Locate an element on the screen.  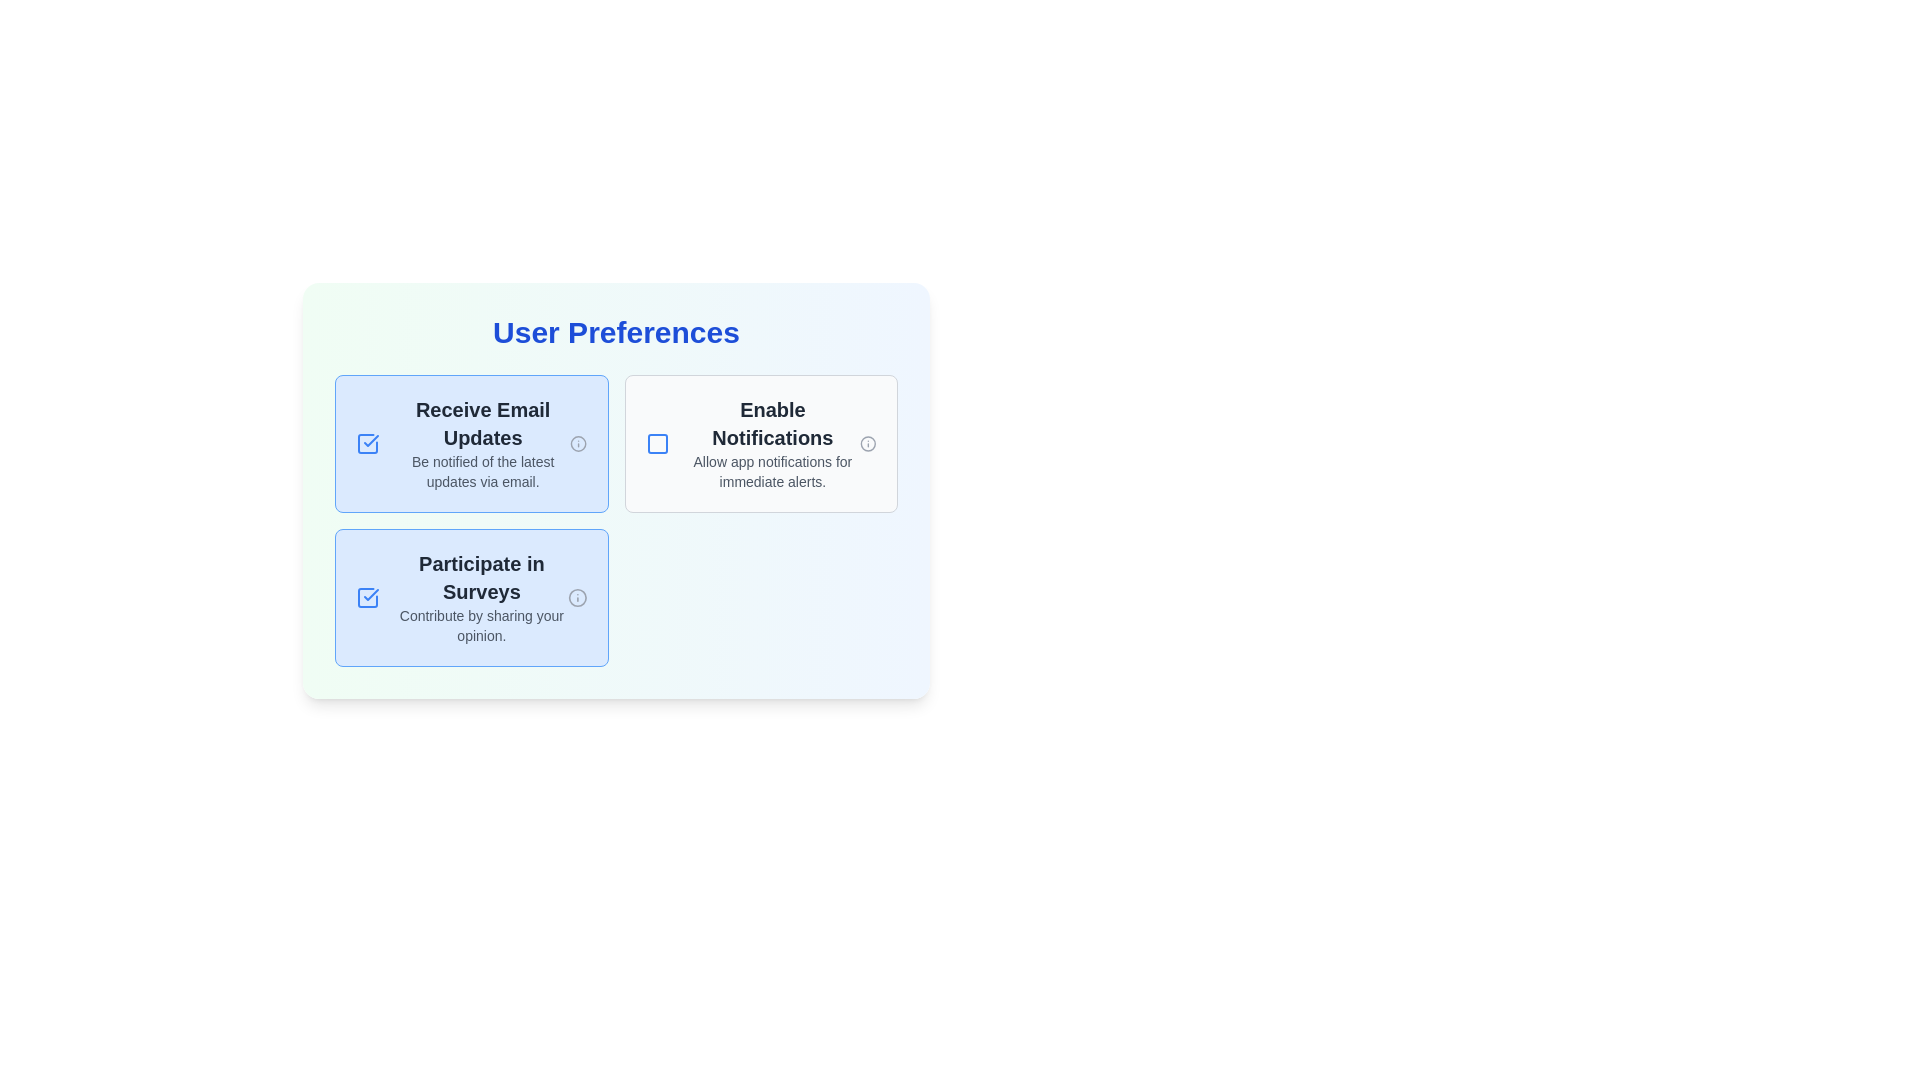
text label that serves as the title of the 'Enable Notifications' section, located centrally above the descriptive text within the card is located at coordinates (771, 423).